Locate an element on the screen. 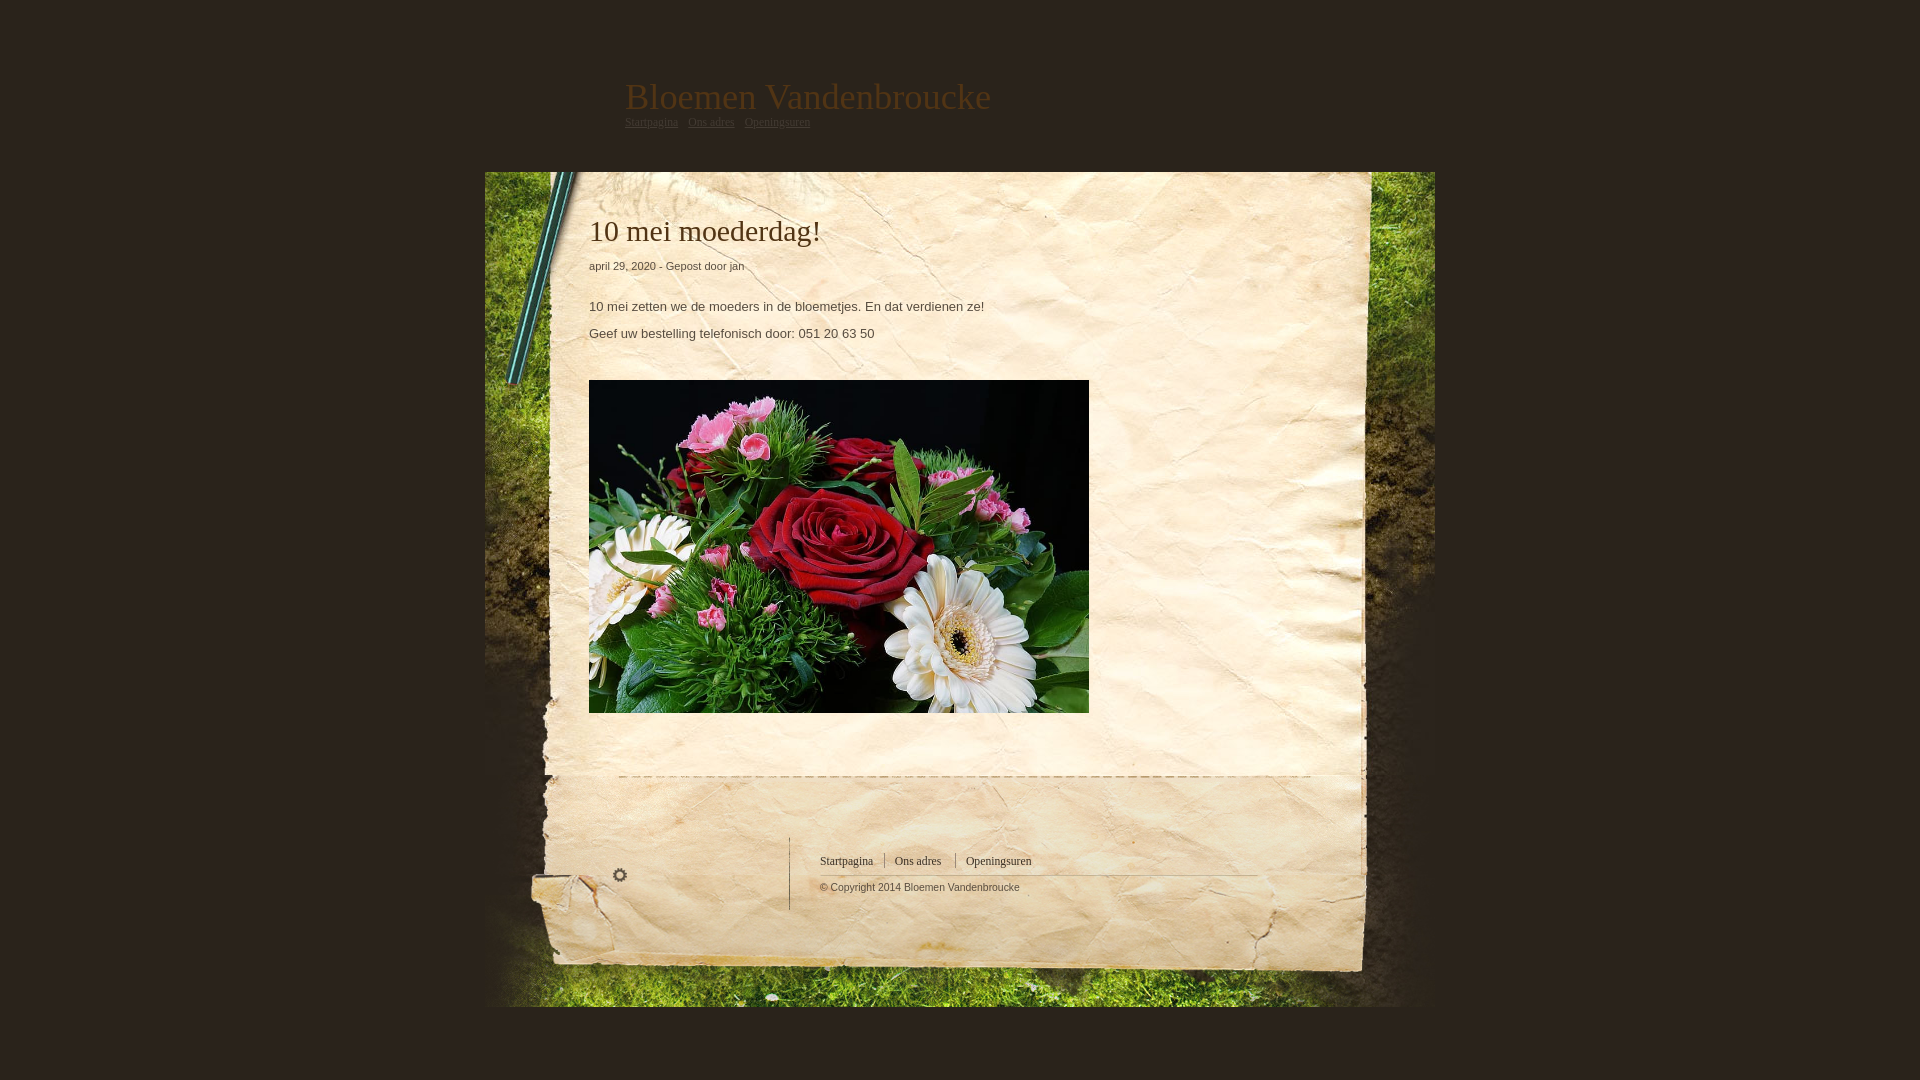 The image size is (1920, 1080). 'Startpagina' is located at coordinates (651, 122).